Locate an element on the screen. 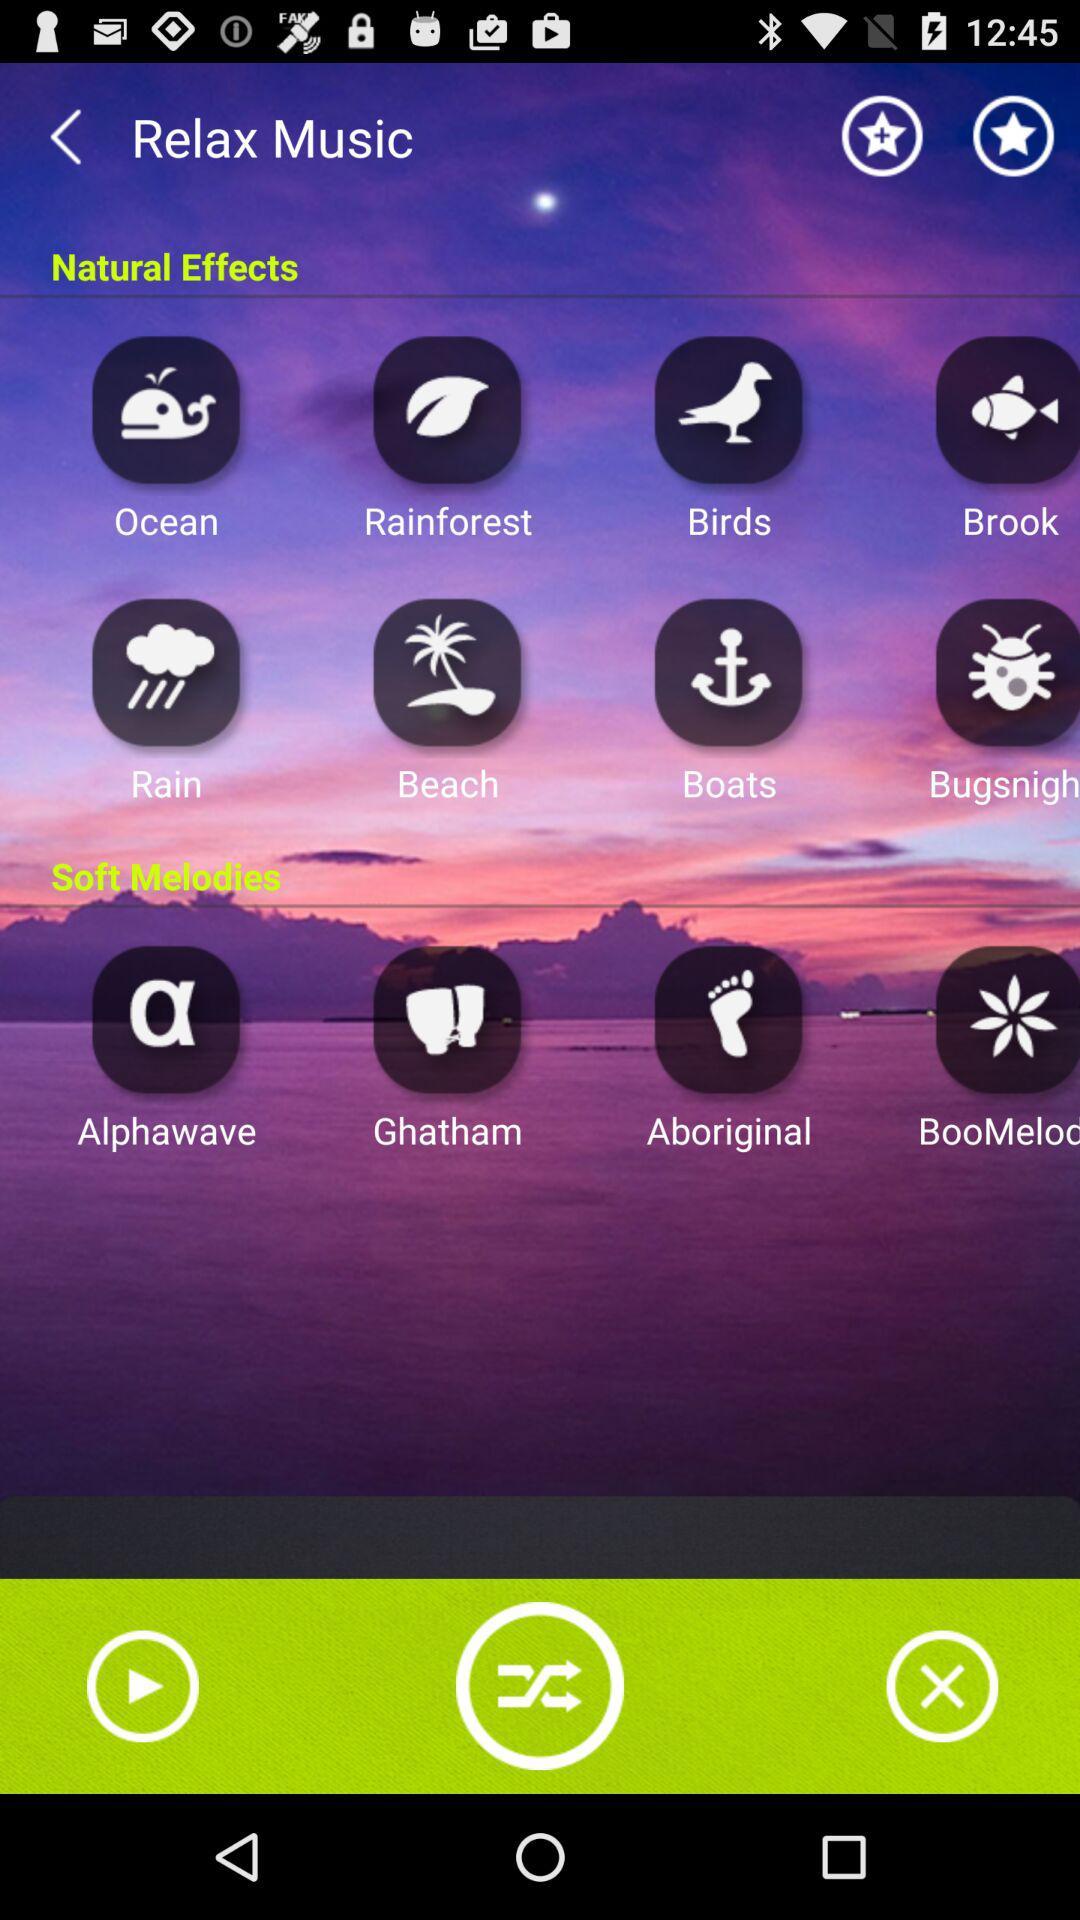 The image size is (1080, 1920). plays audio is located at coordinates (447, 408).